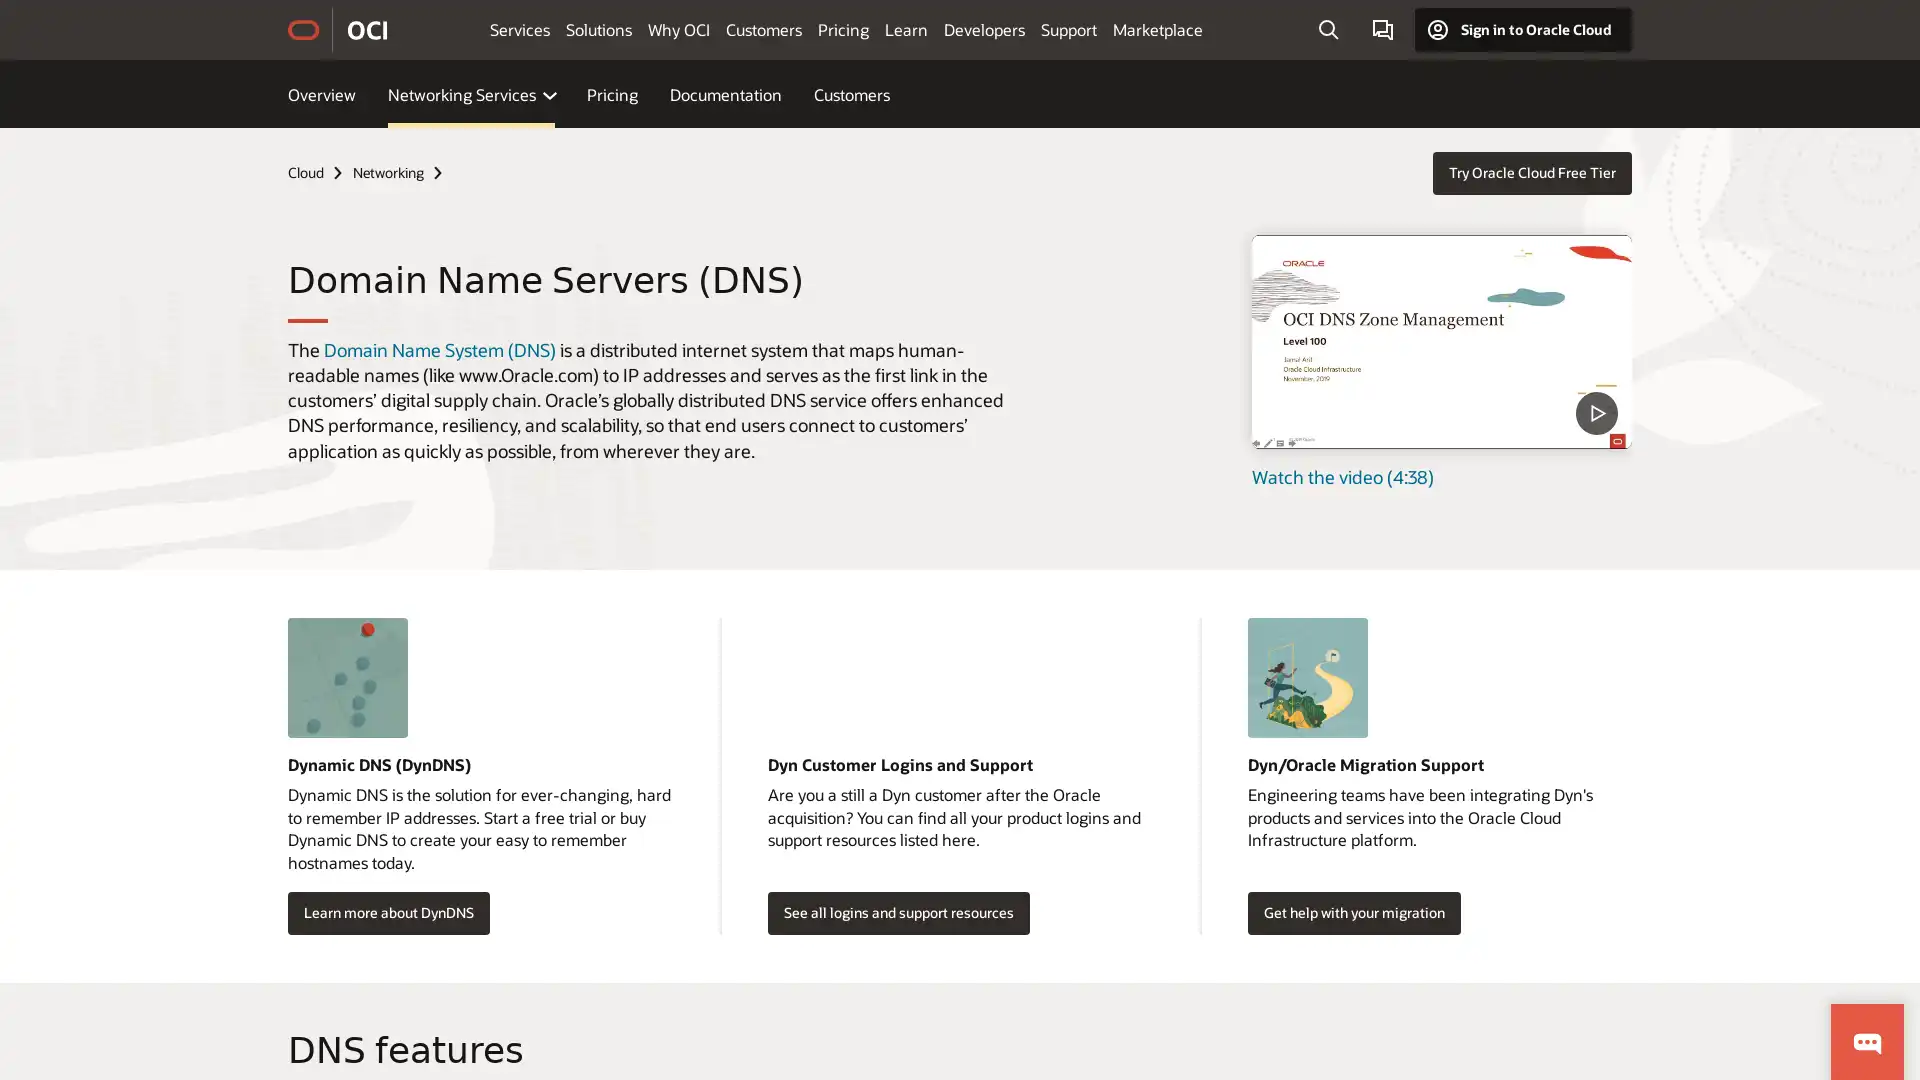 The height and width of the screenshot is (1080, 1920). Describe the element at coordinates (519, 29) in the screenshot. I see `Services` at that location.